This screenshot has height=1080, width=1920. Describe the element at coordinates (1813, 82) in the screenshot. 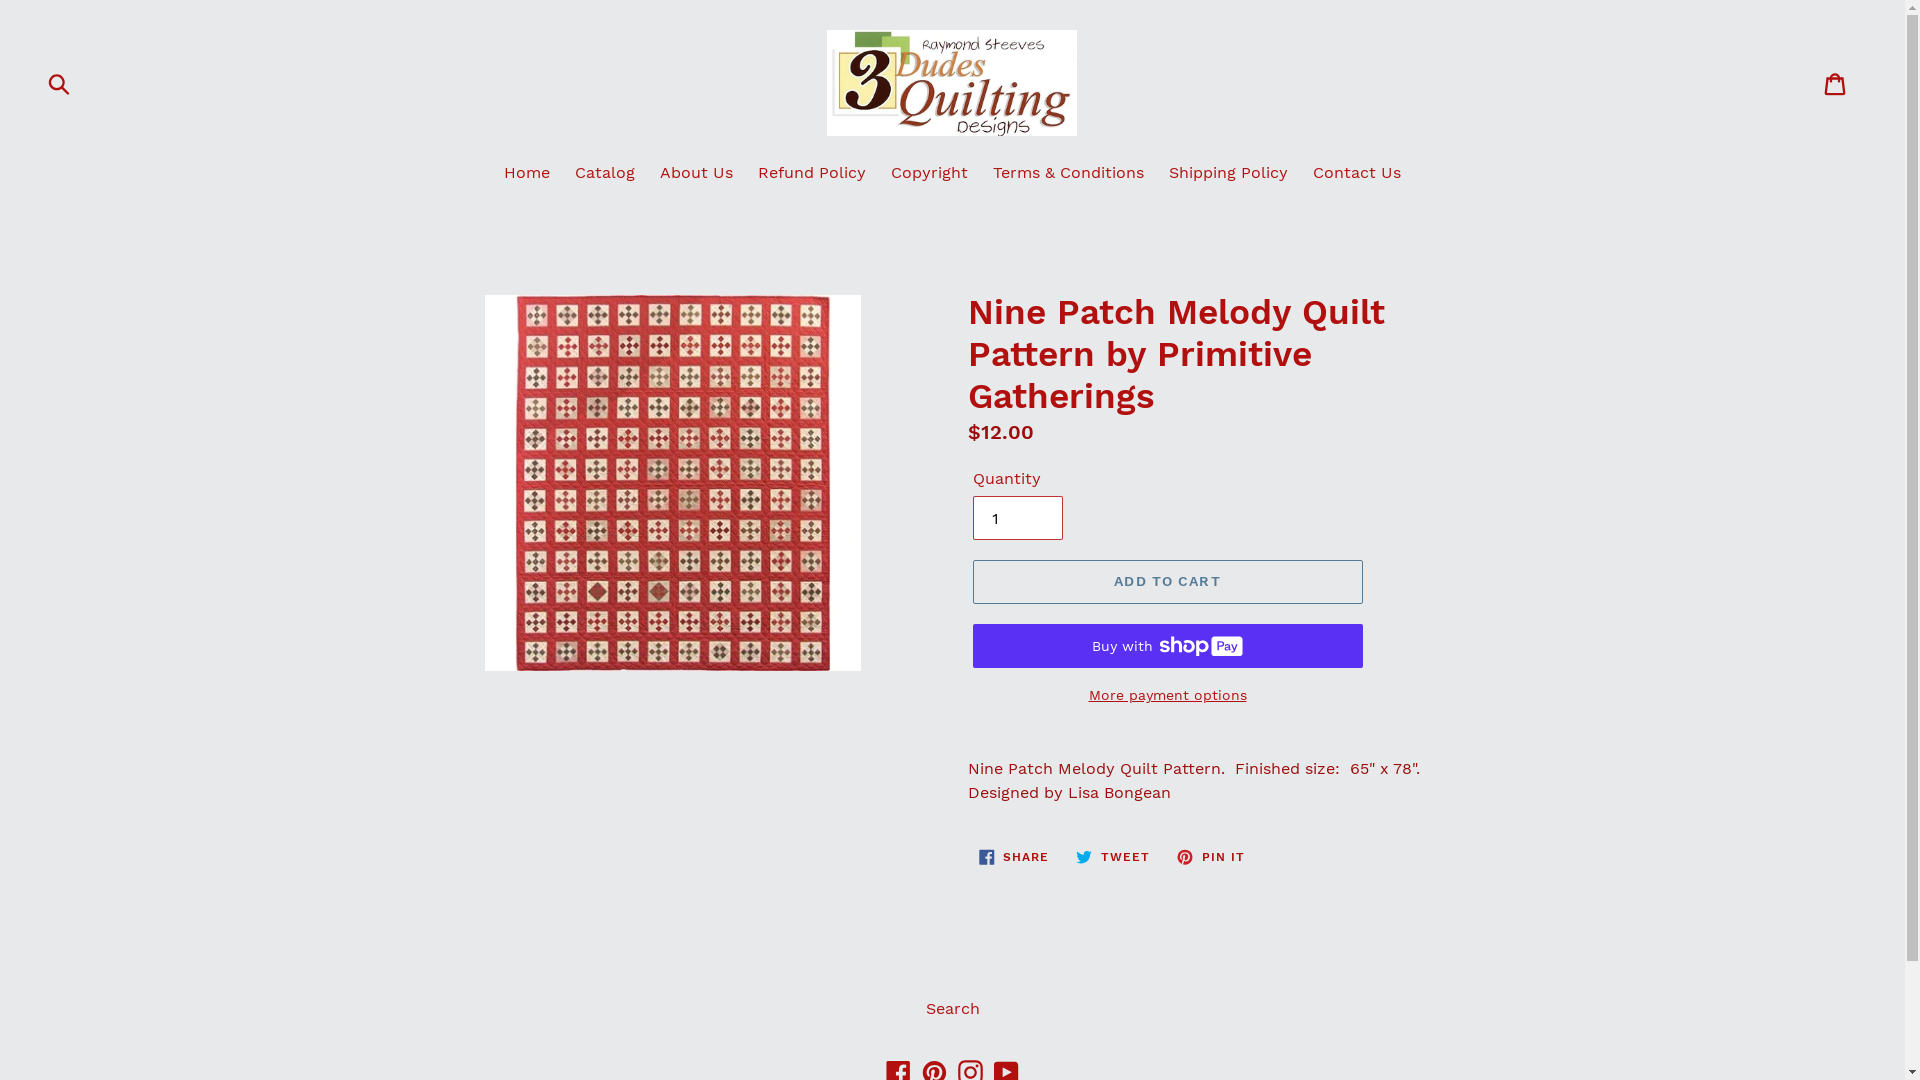

I see `'Cart'` at that location.